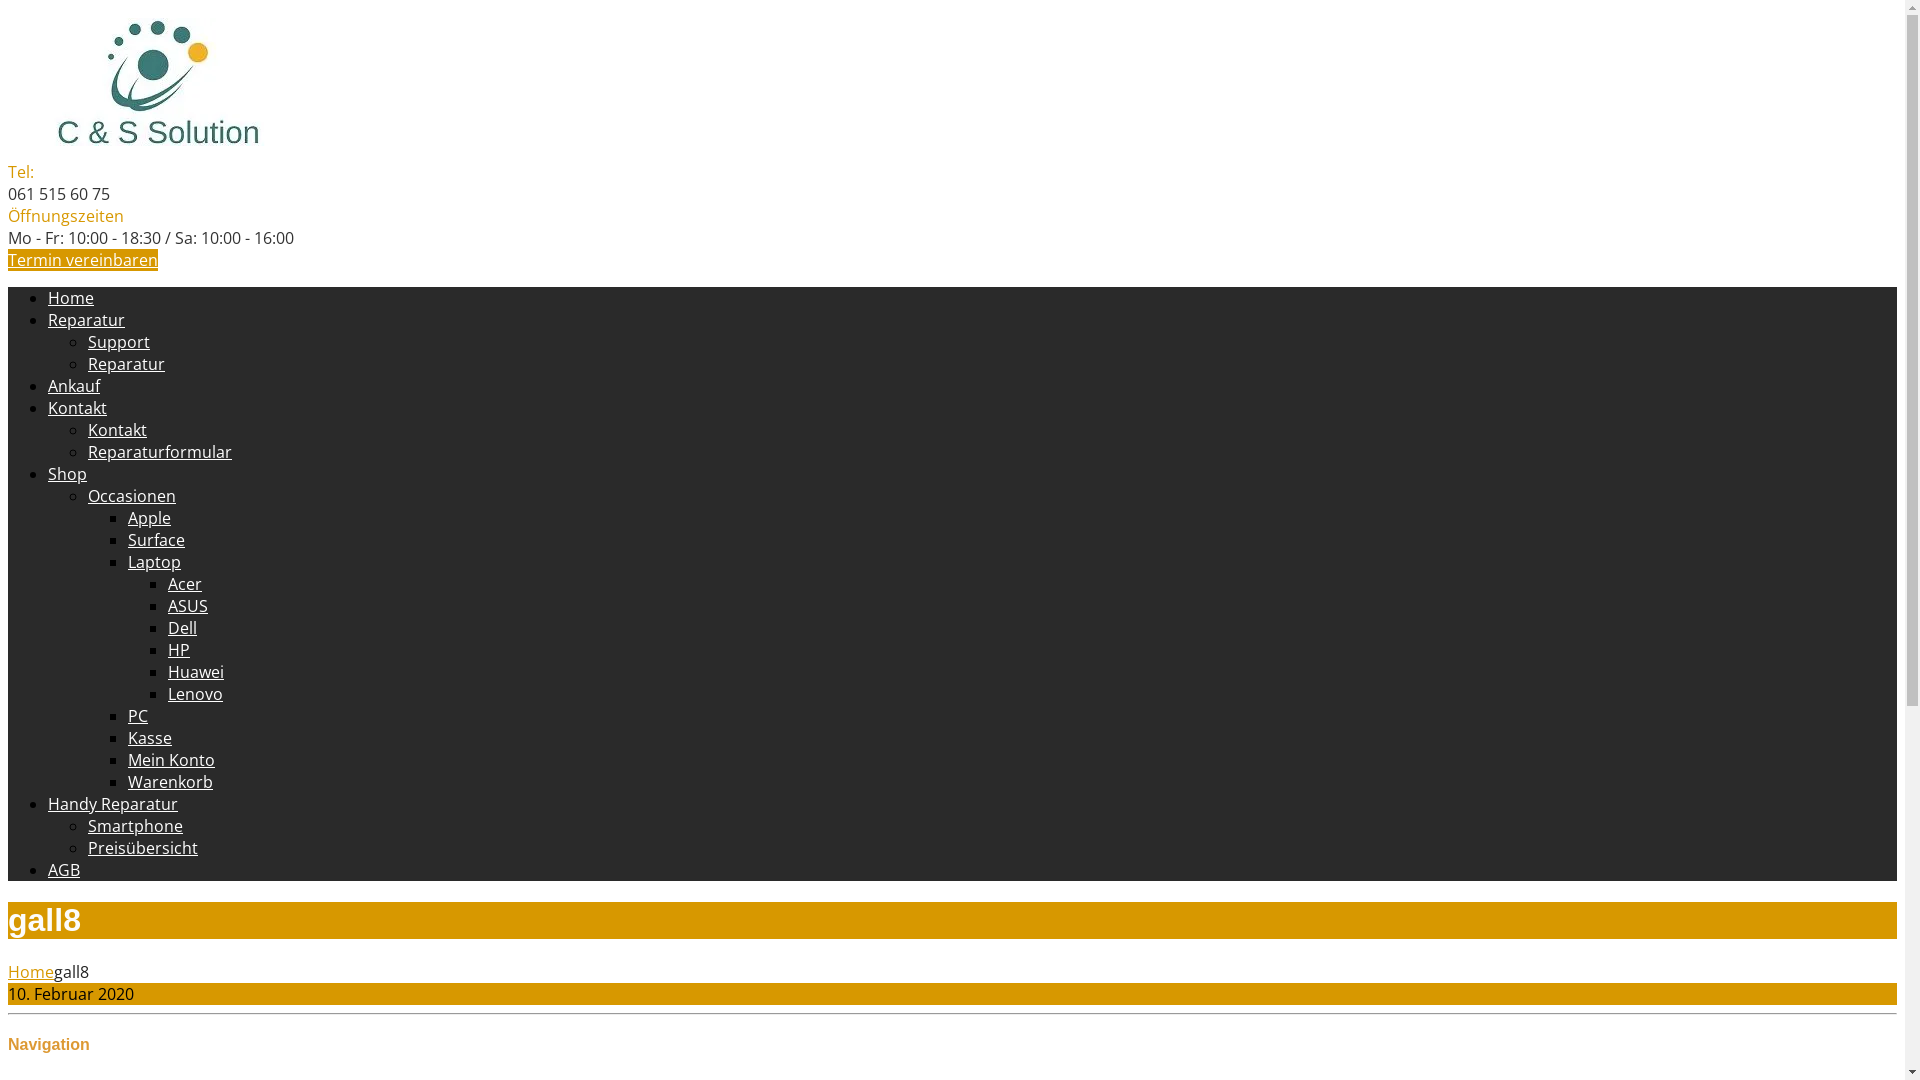 This screenshot has height=1080, width=1920. What do you see at coordinates (130, 495) in the screenshot?
I see `'Occasionen'` at bounding box center [130, 495].